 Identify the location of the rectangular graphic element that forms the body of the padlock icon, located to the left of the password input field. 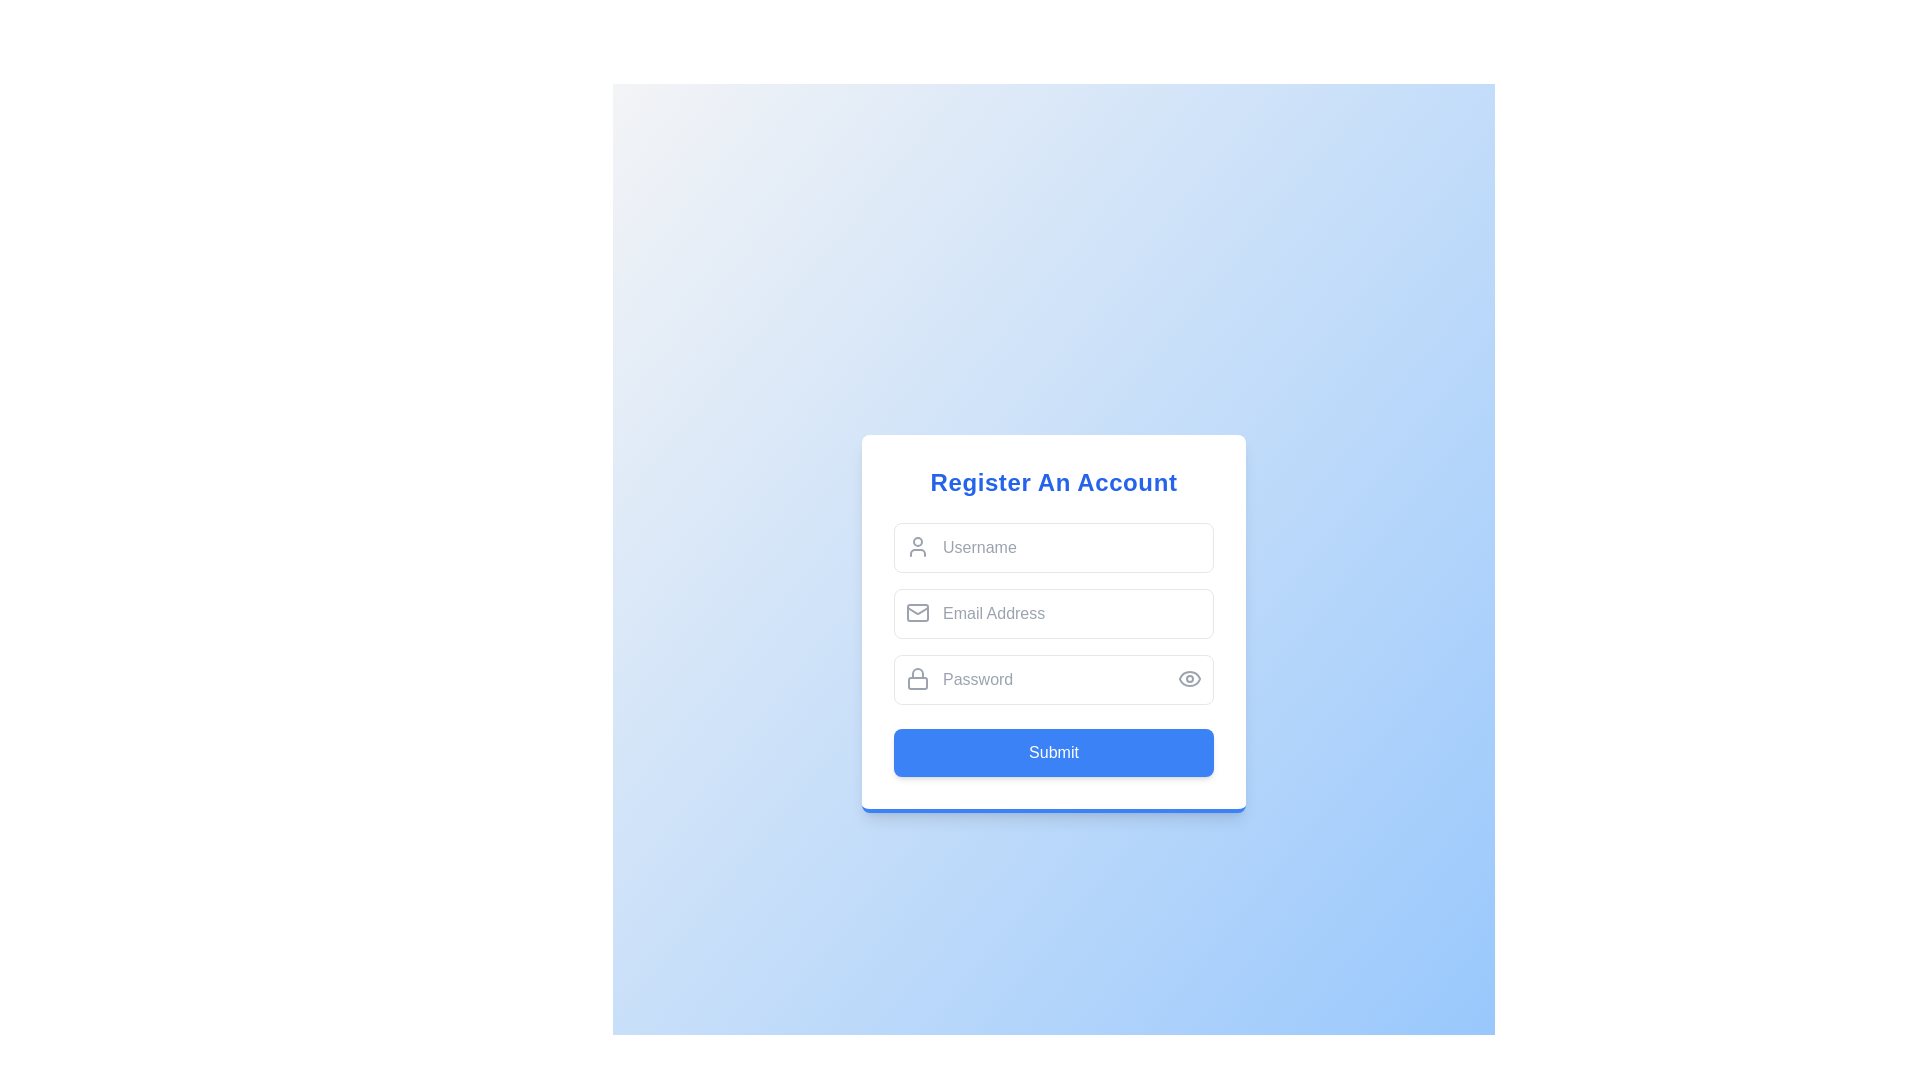
(916, 682).